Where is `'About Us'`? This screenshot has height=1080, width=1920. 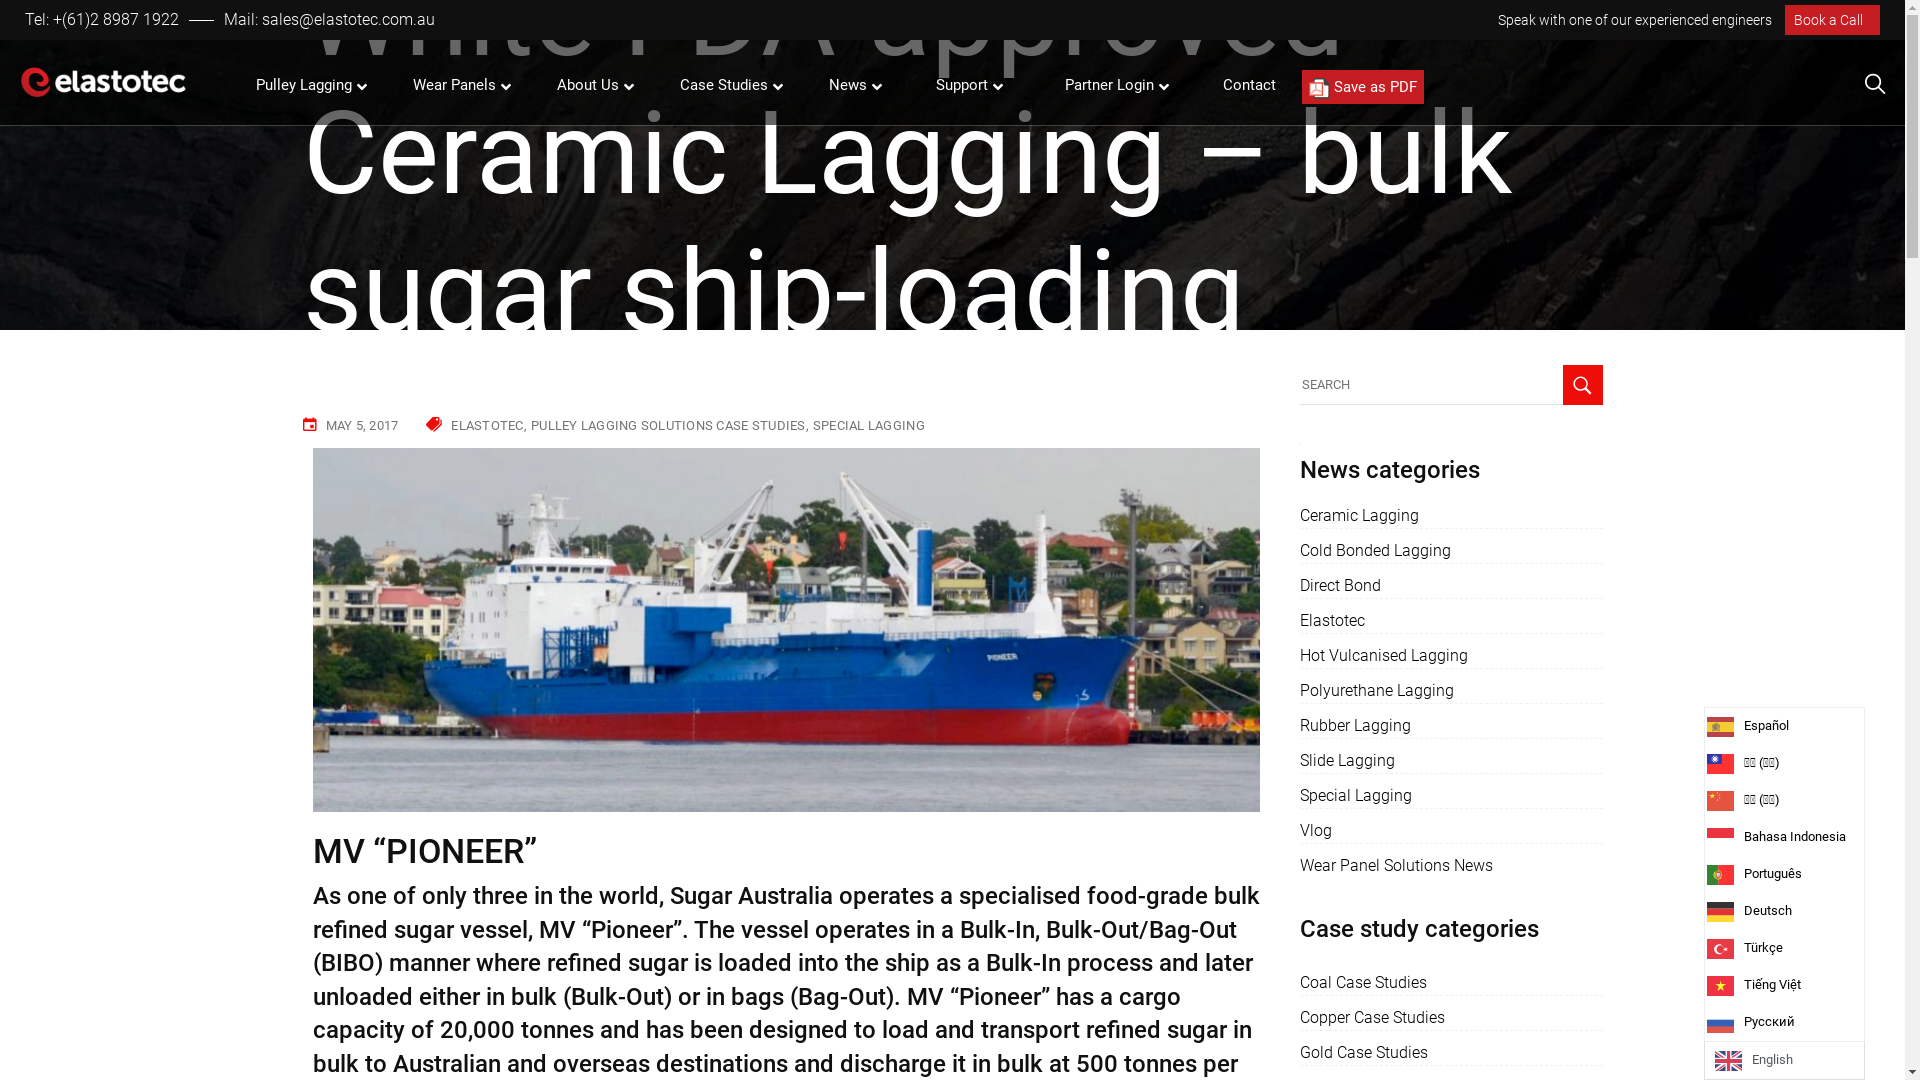 'About Us' is located at coordinates (589, 84).